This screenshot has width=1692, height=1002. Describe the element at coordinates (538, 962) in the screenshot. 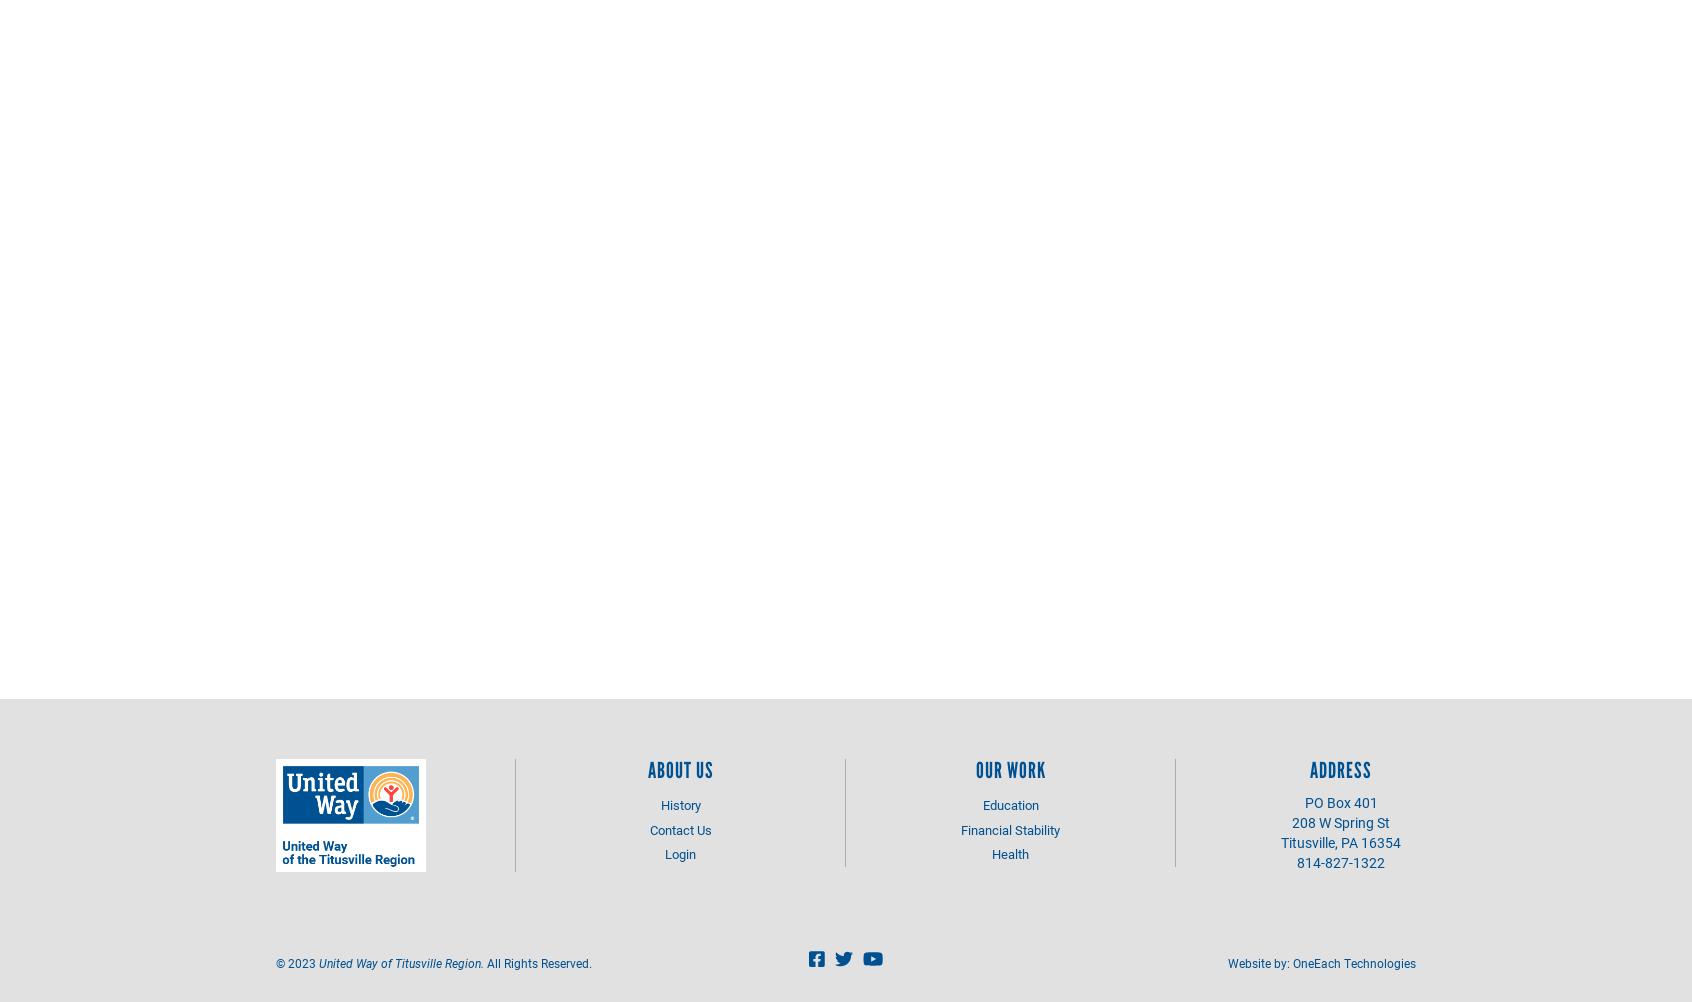

I see `'All Rights Reserved.'` at that location.